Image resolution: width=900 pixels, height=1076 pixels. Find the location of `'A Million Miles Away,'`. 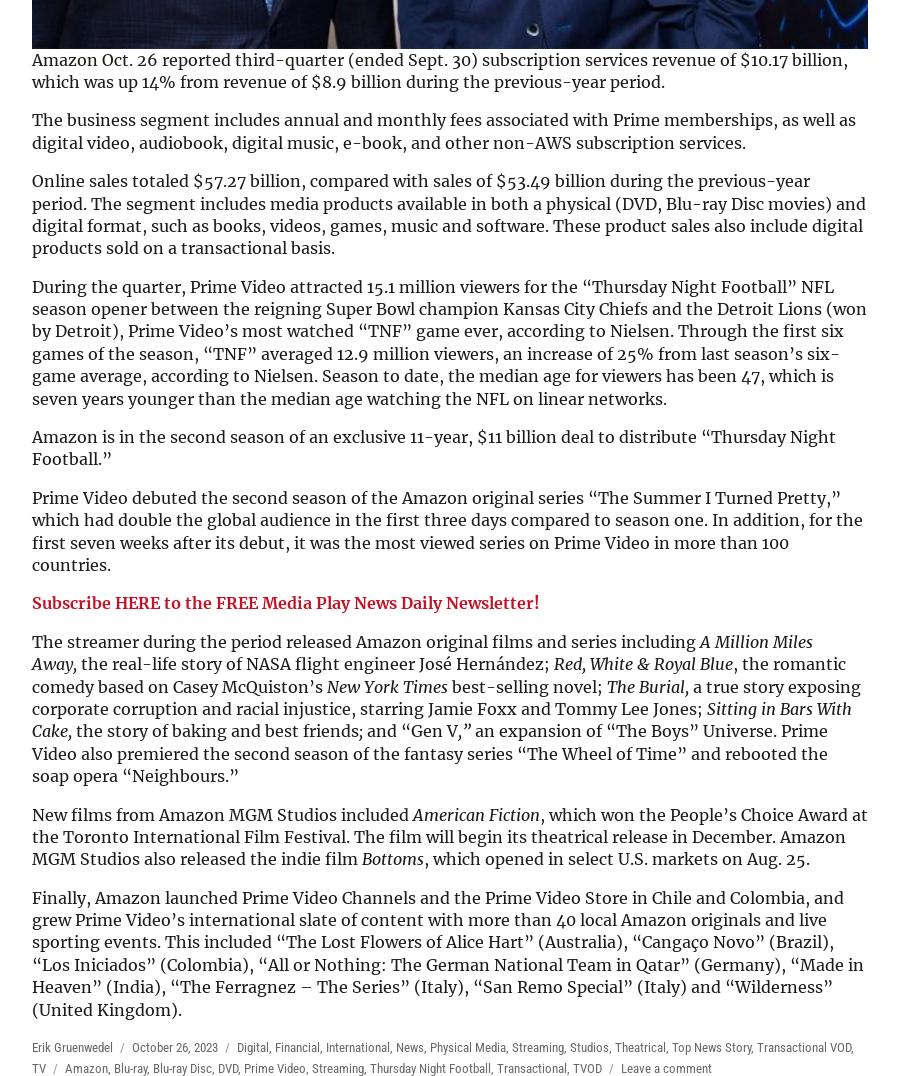

'A Million Miles Away,' is located at coordinates (422, 651).